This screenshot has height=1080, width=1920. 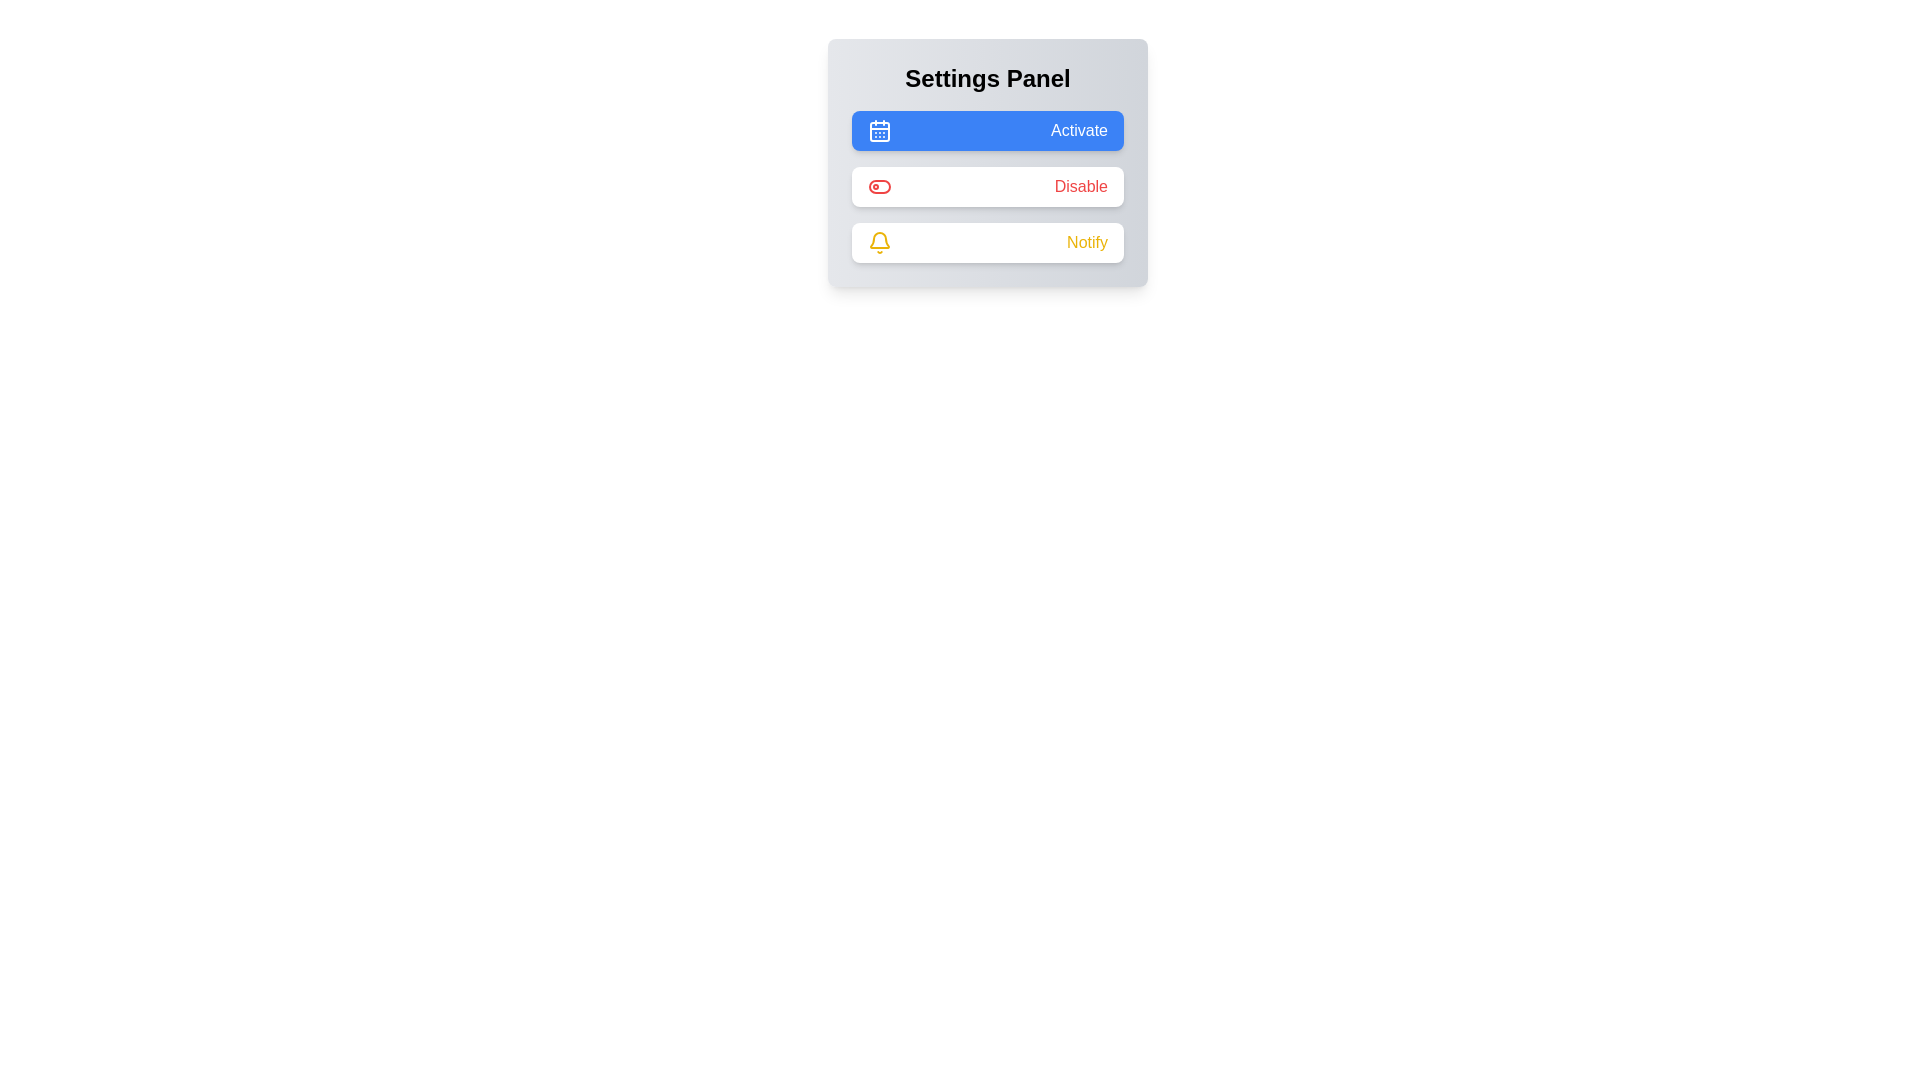 I want to click on the toggle switch styled icon with a red border located inside the 'Disable' row, positioned left of the text label, so click(x=879, y=186).